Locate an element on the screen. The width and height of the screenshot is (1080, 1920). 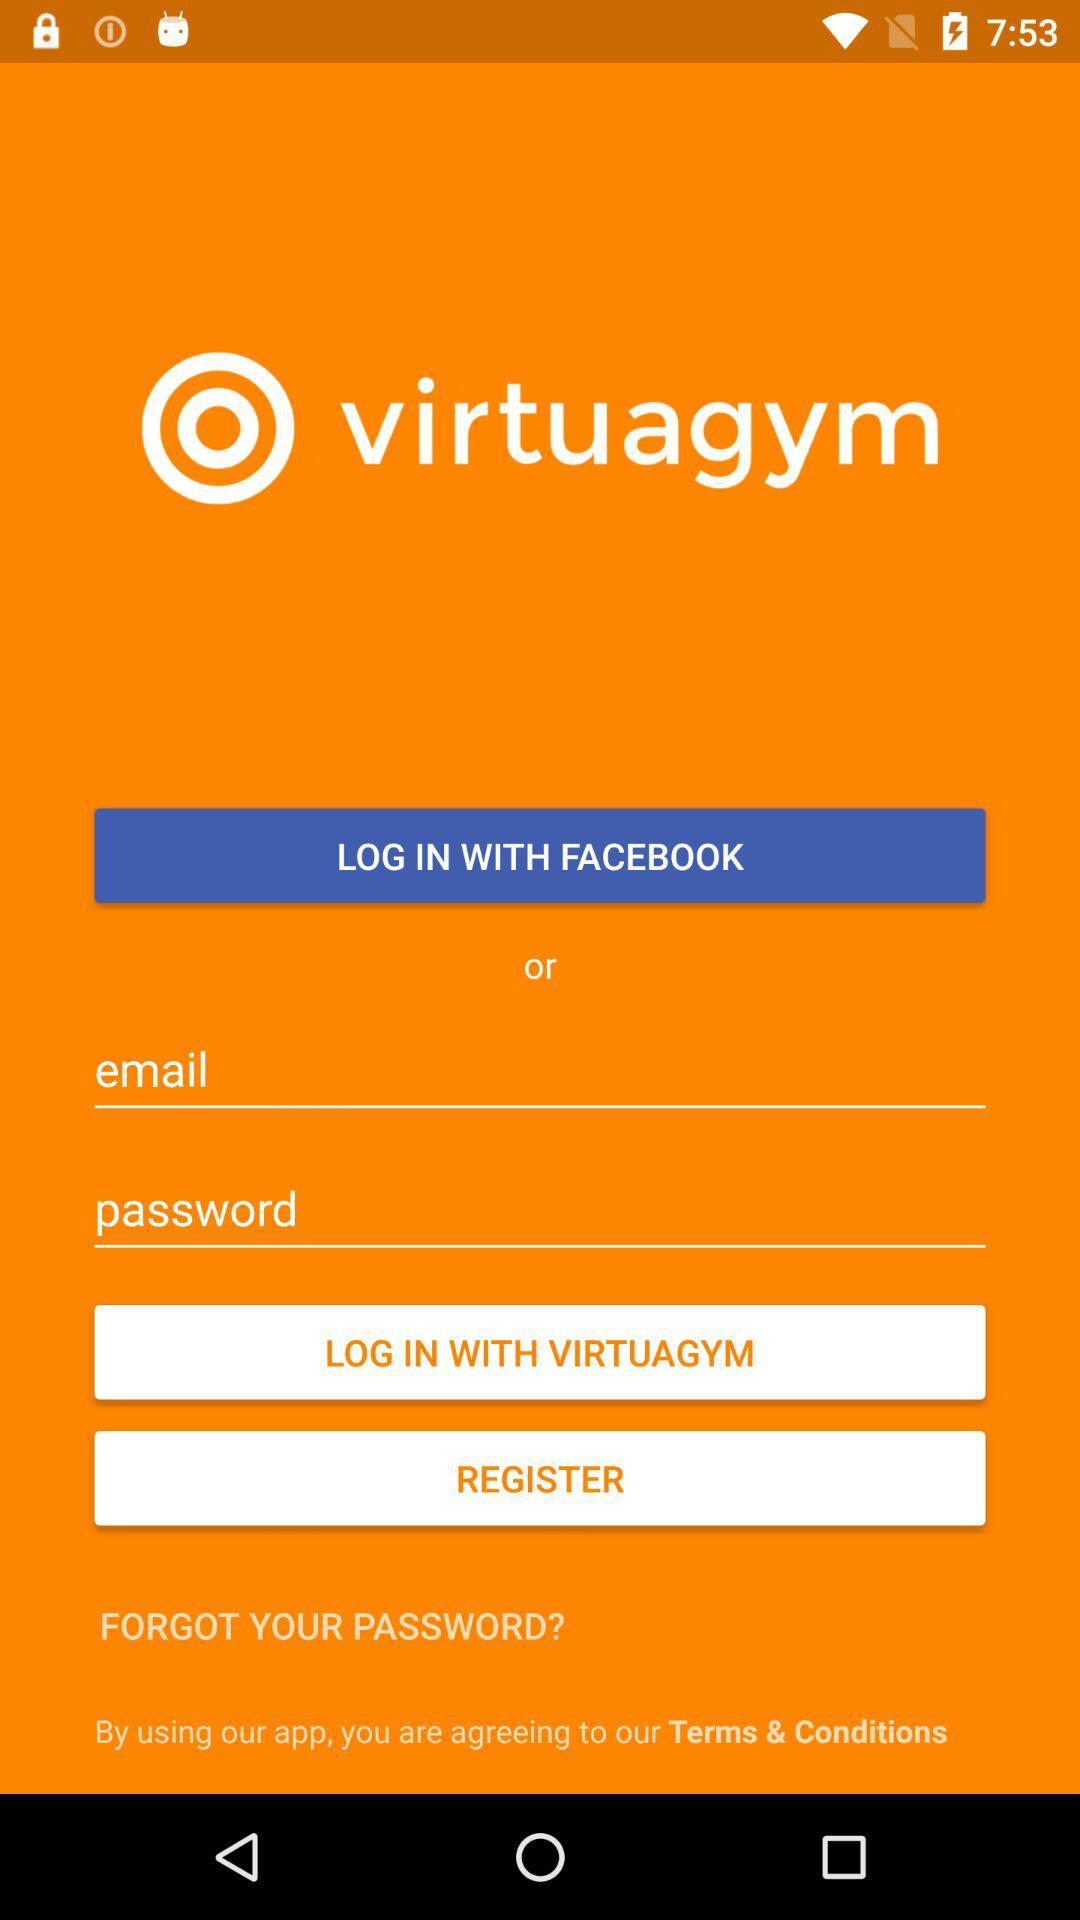
item below log in with is located at coordinates (540, 1478).